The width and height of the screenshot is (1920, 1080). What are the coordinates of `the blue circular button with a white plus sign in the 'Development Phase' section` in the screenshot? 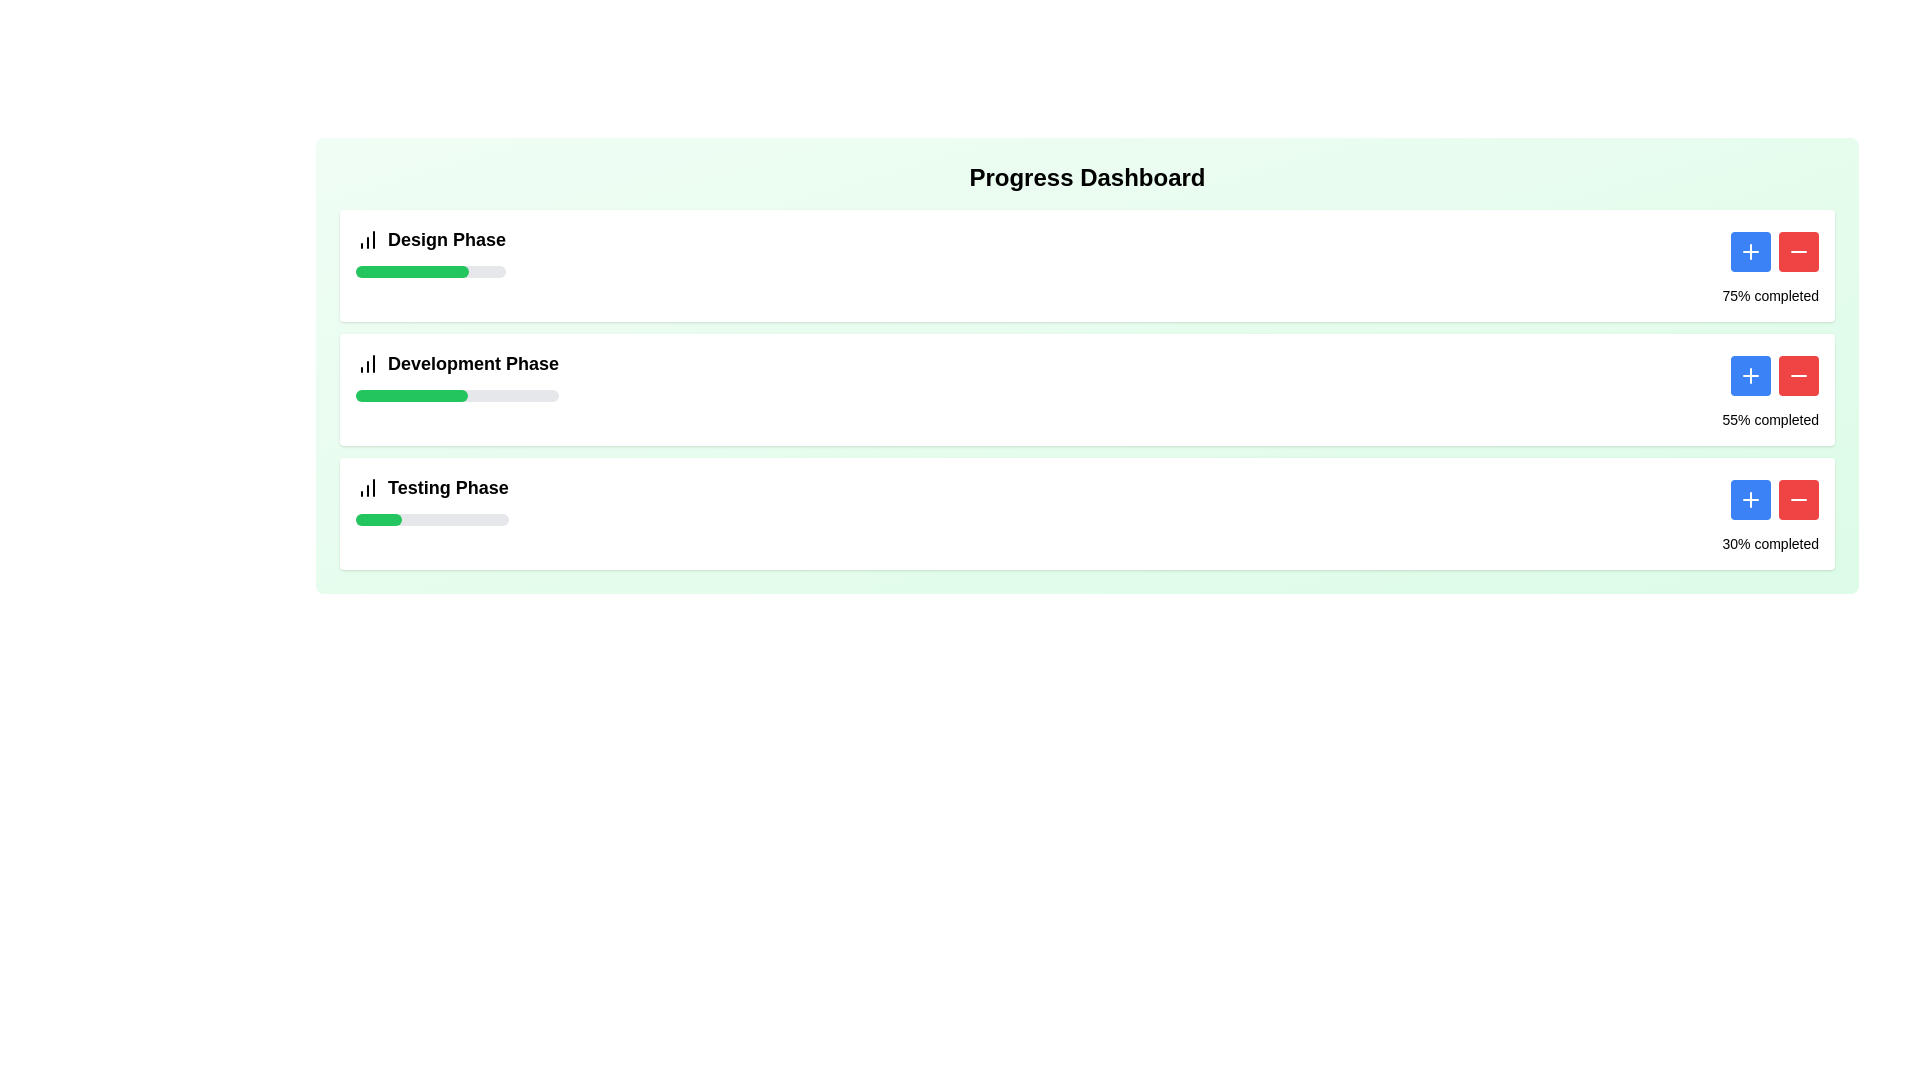 It's located at (1750, 375).